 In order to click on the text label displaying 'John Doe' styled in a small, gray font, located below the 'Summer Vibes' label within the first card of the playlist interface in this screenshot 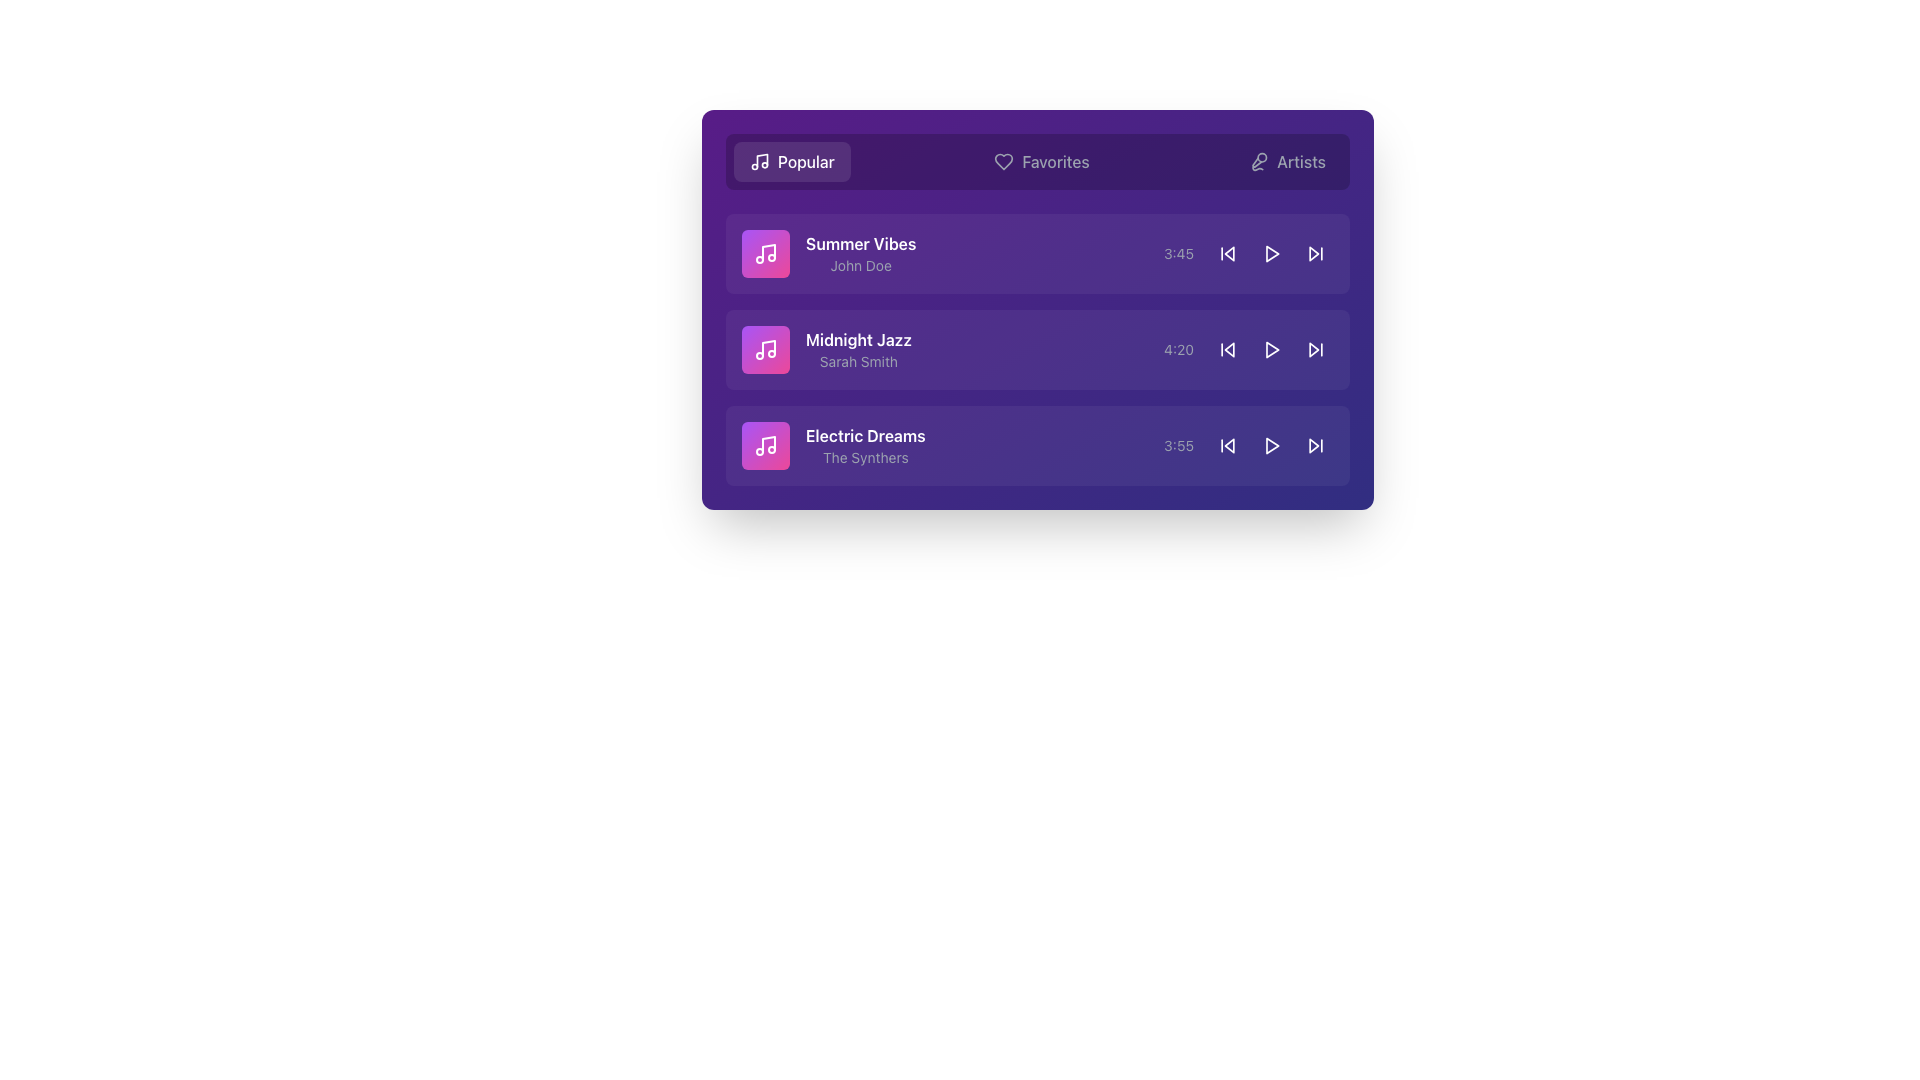, I will do `click(861, 265)`.